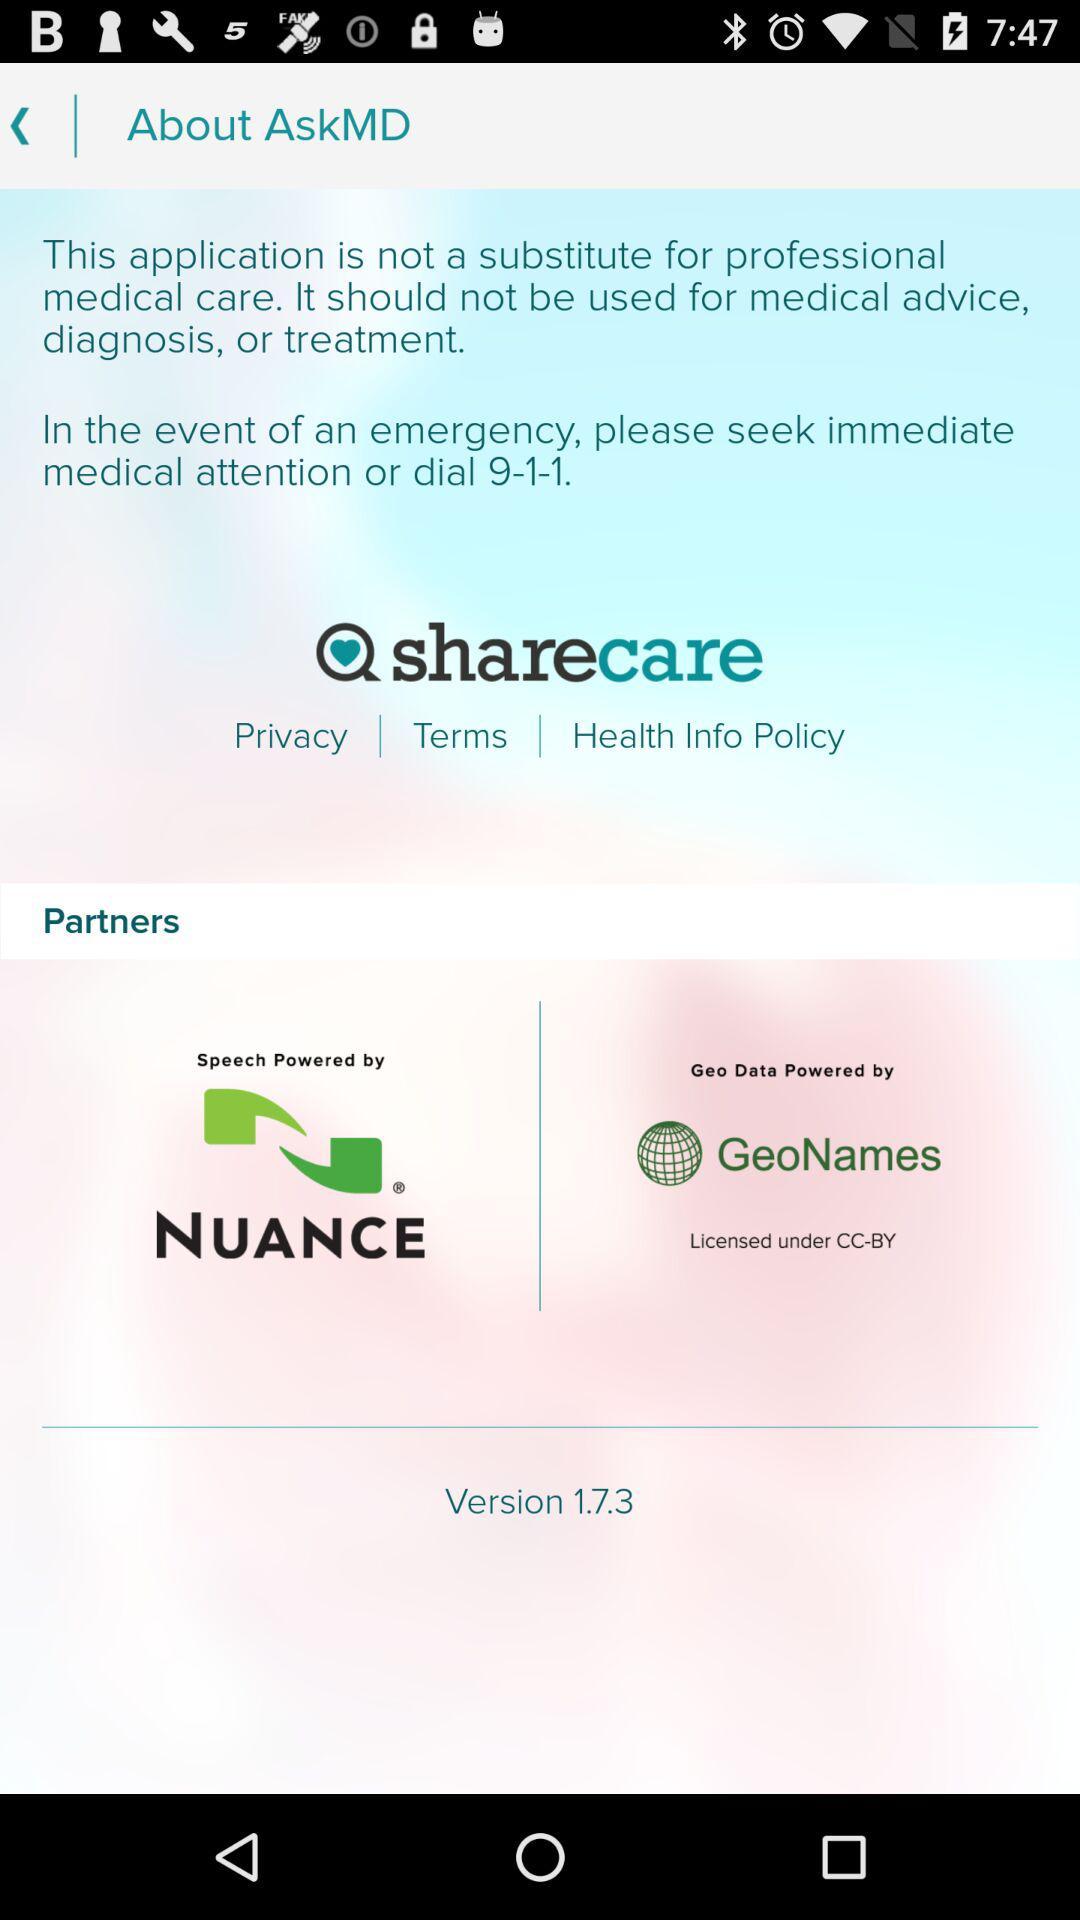 The image size is (1080, 1920). I want to click on the image which is just below the partners, so click(290, 1156).